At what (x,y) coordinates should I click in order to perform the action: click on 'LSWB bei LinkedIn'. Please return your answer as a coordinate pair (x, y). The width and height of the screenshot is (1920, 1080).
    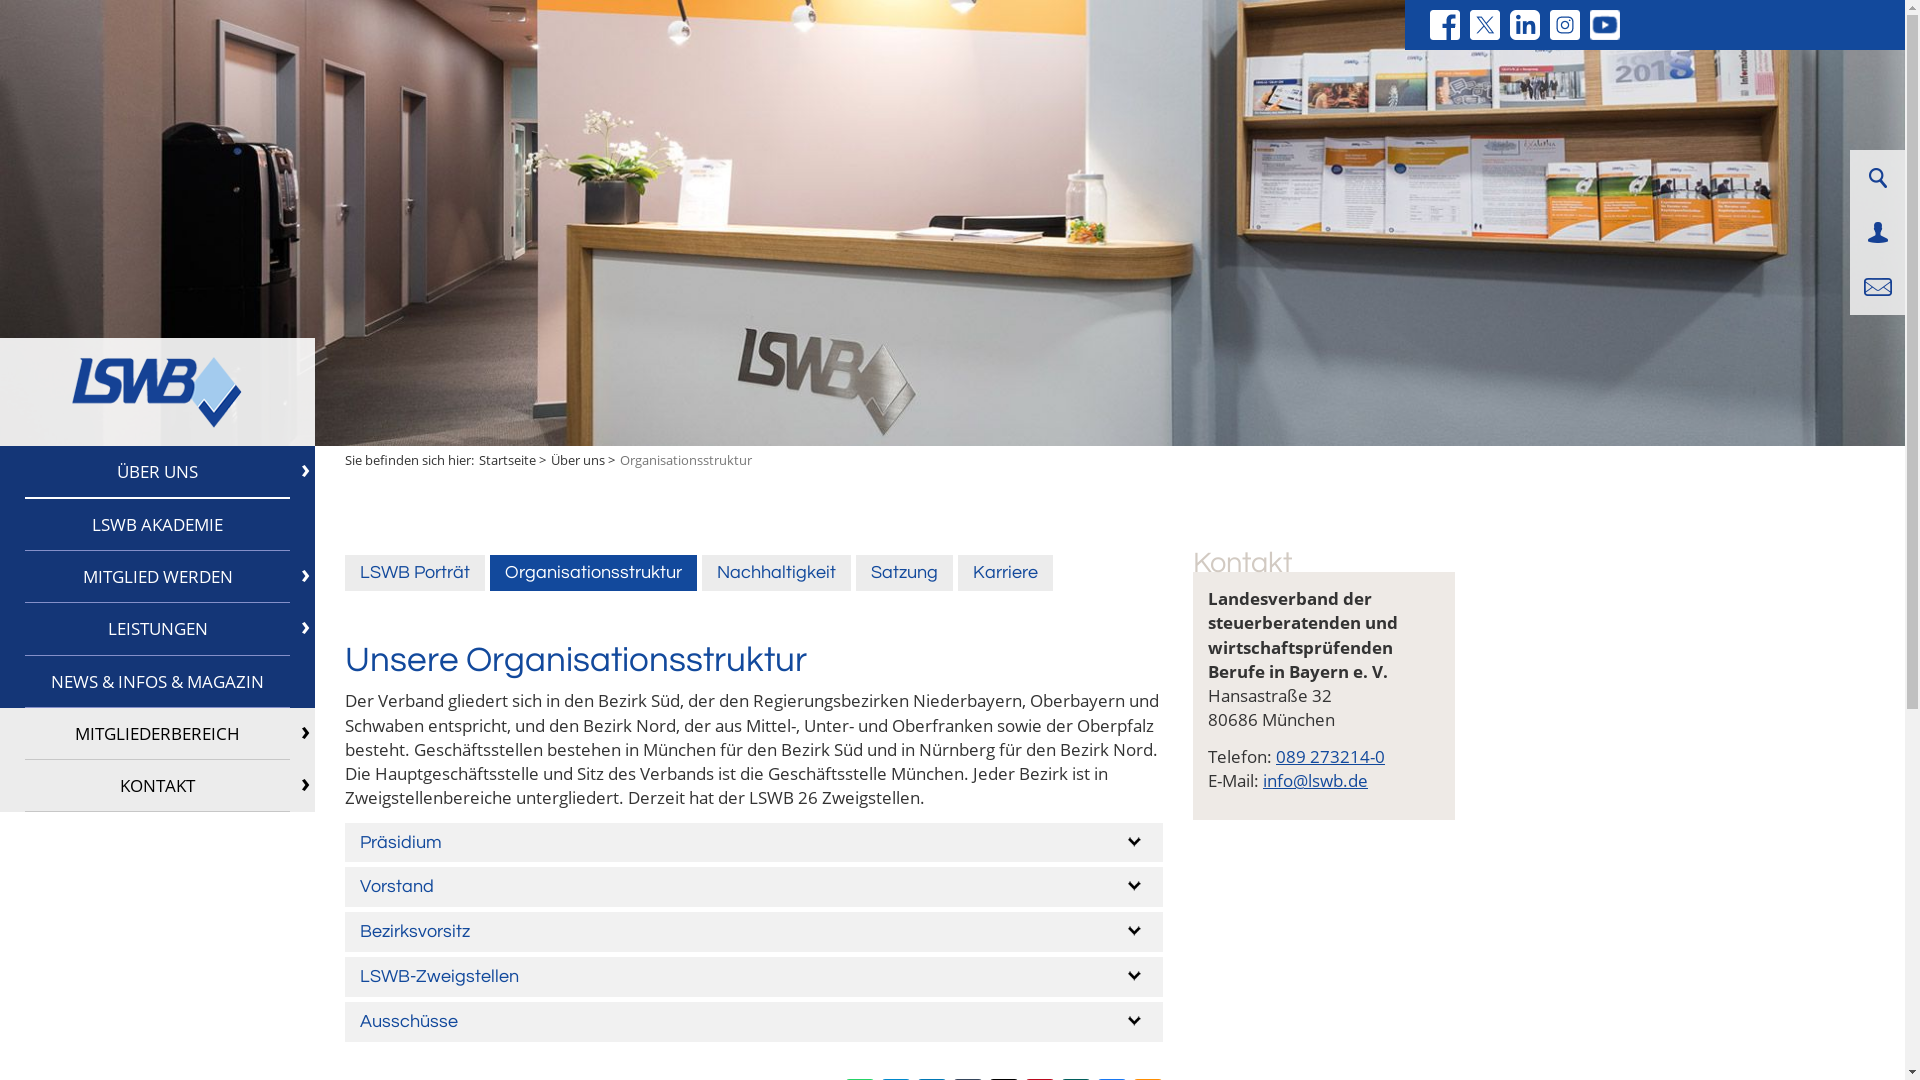
    Looking at the image, I should click on (1524, 24).